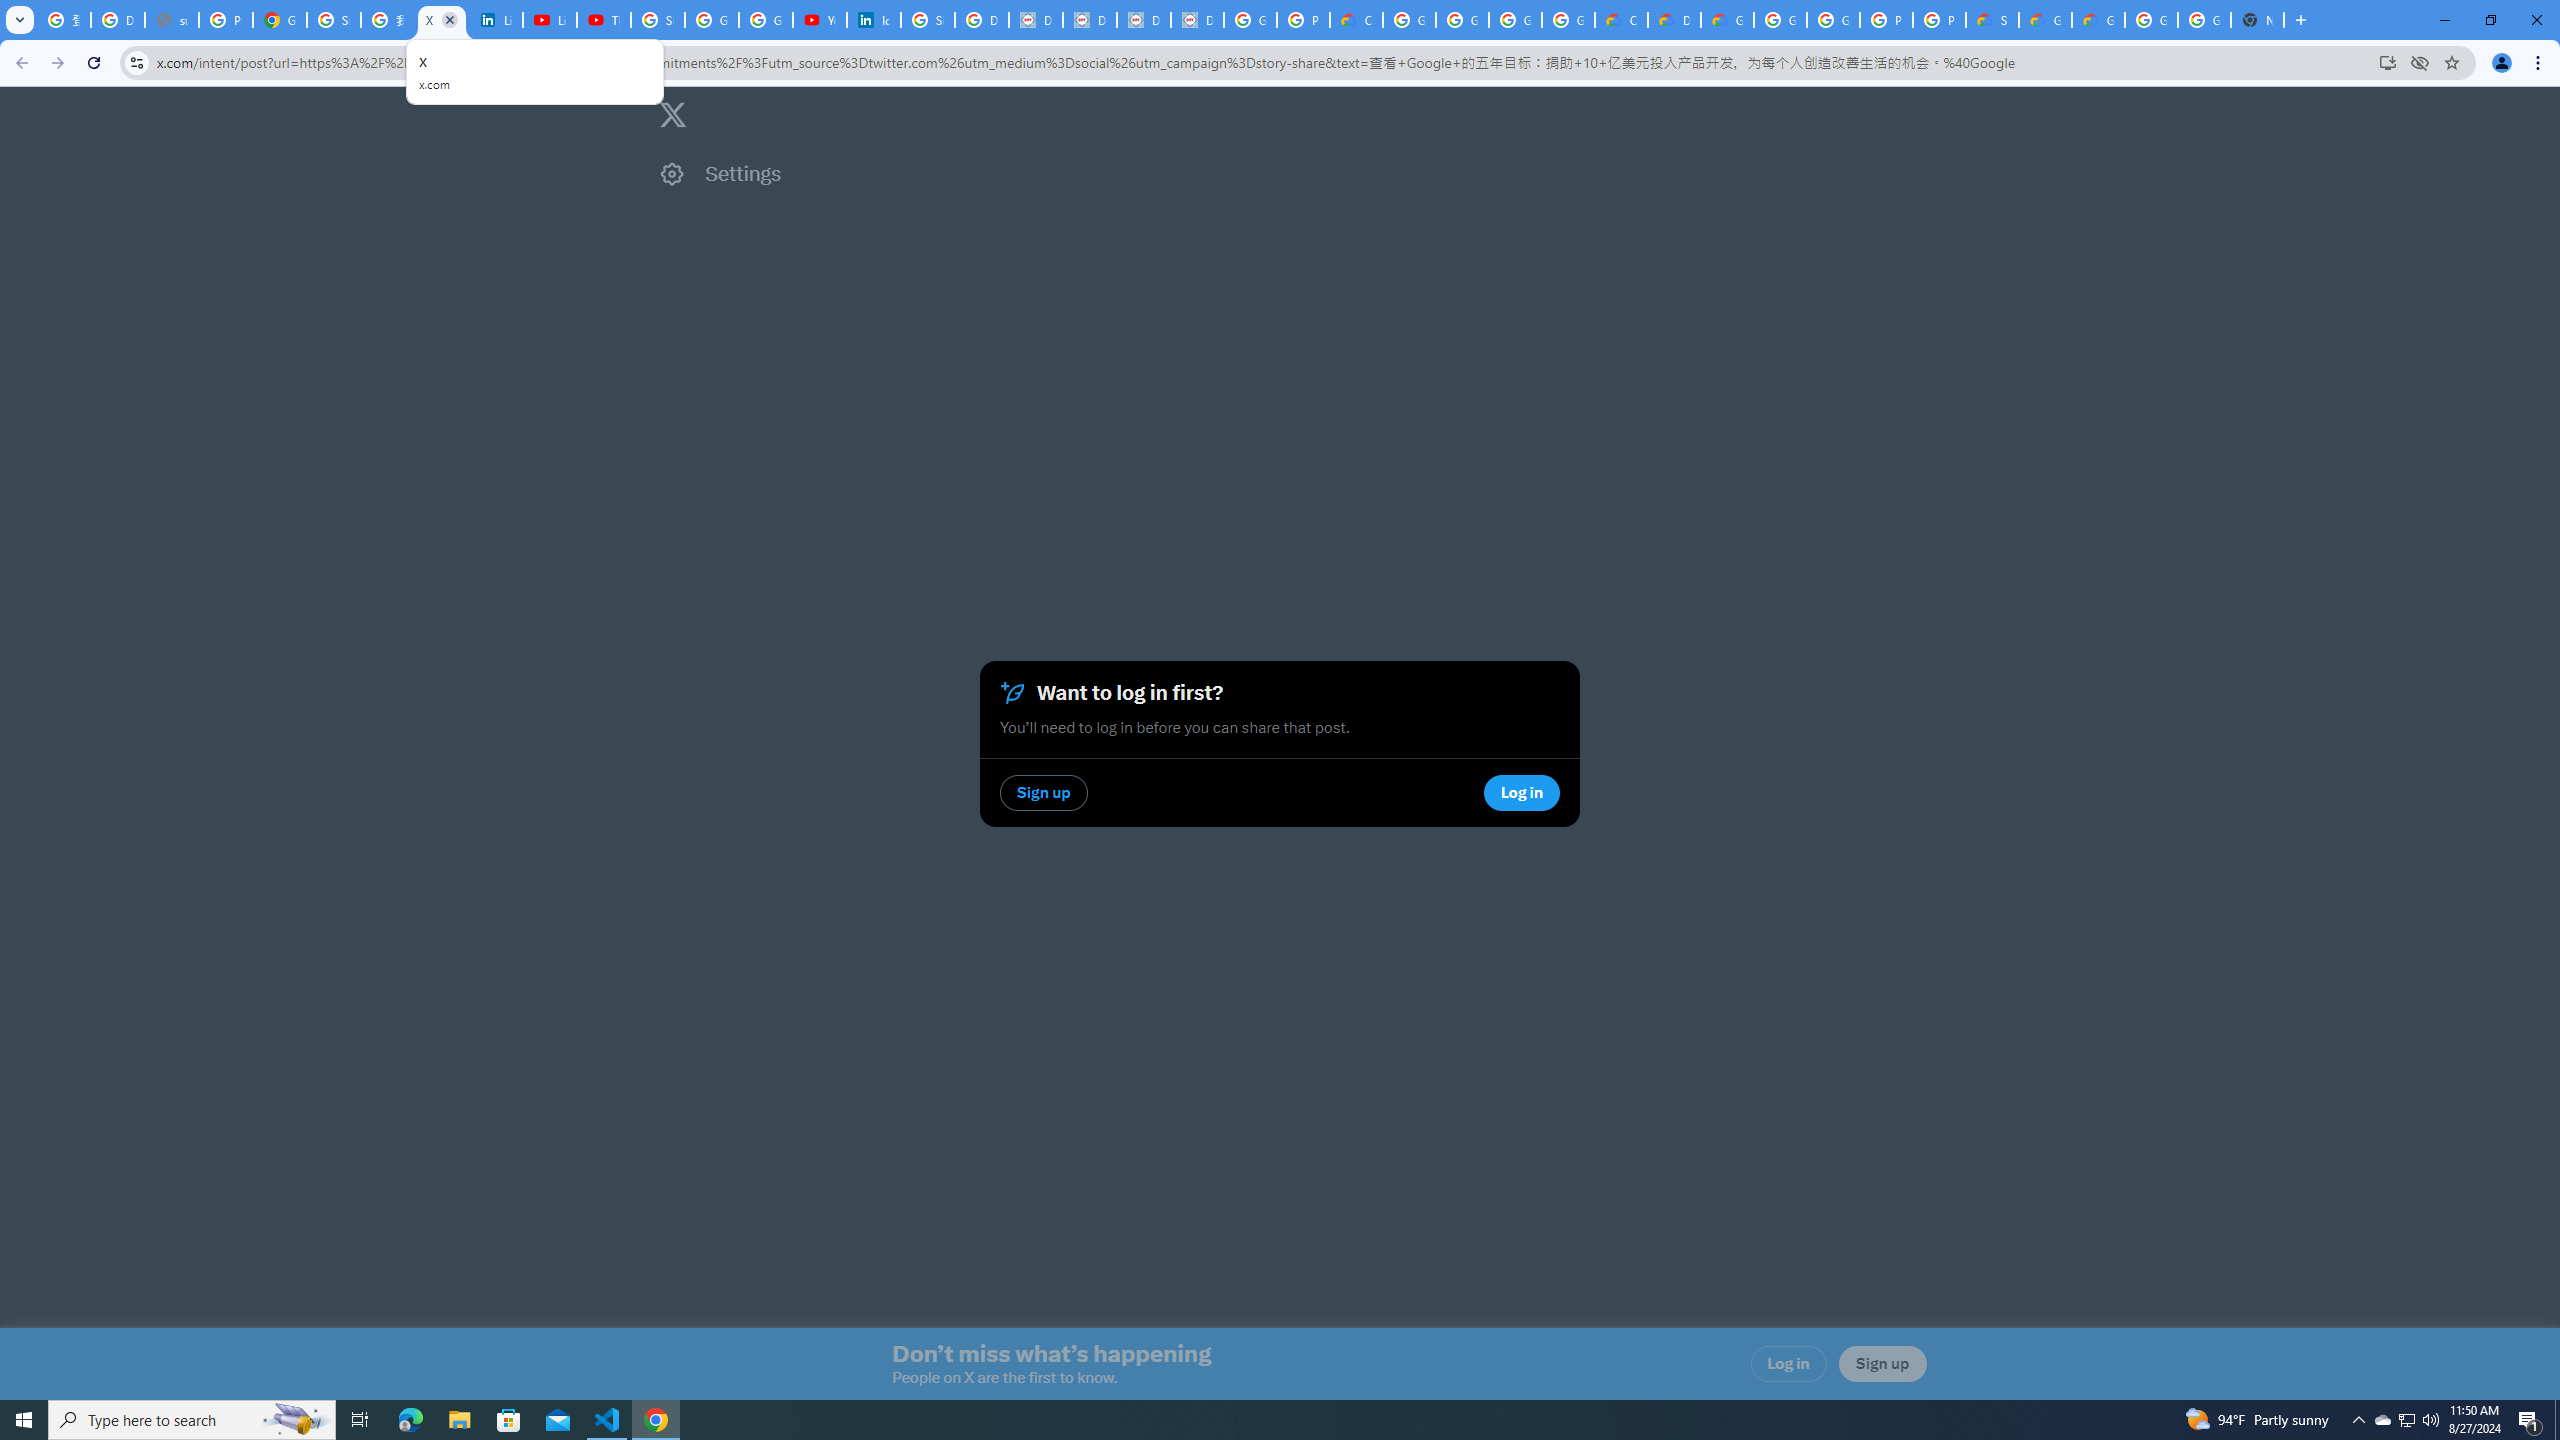 Image resolution: width=2560 pixels, height=1440 pixels. I want to click on 'LinkedIn Privacy Policy', so click(496, 19).